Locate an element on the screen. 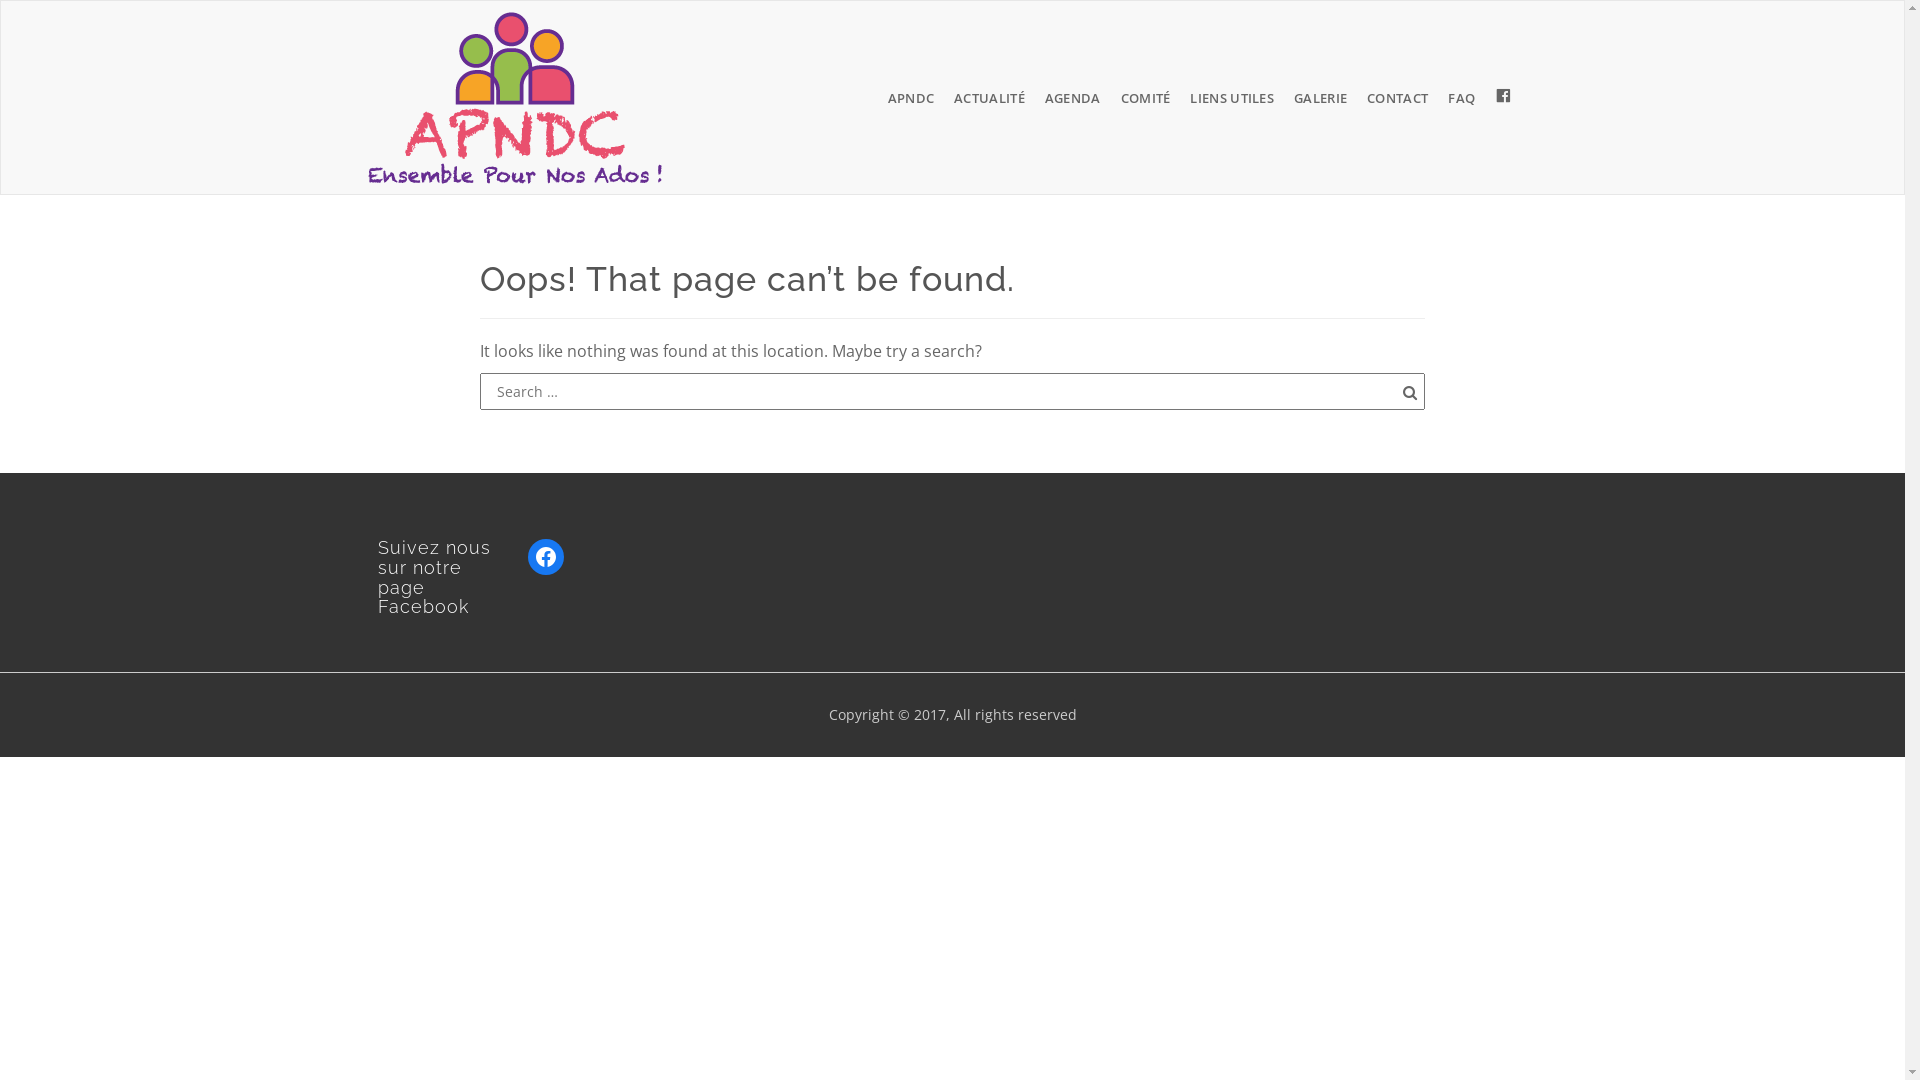 The image size is (1920, 1080). 'AGENDA' is located at coordinates (1072, 97).